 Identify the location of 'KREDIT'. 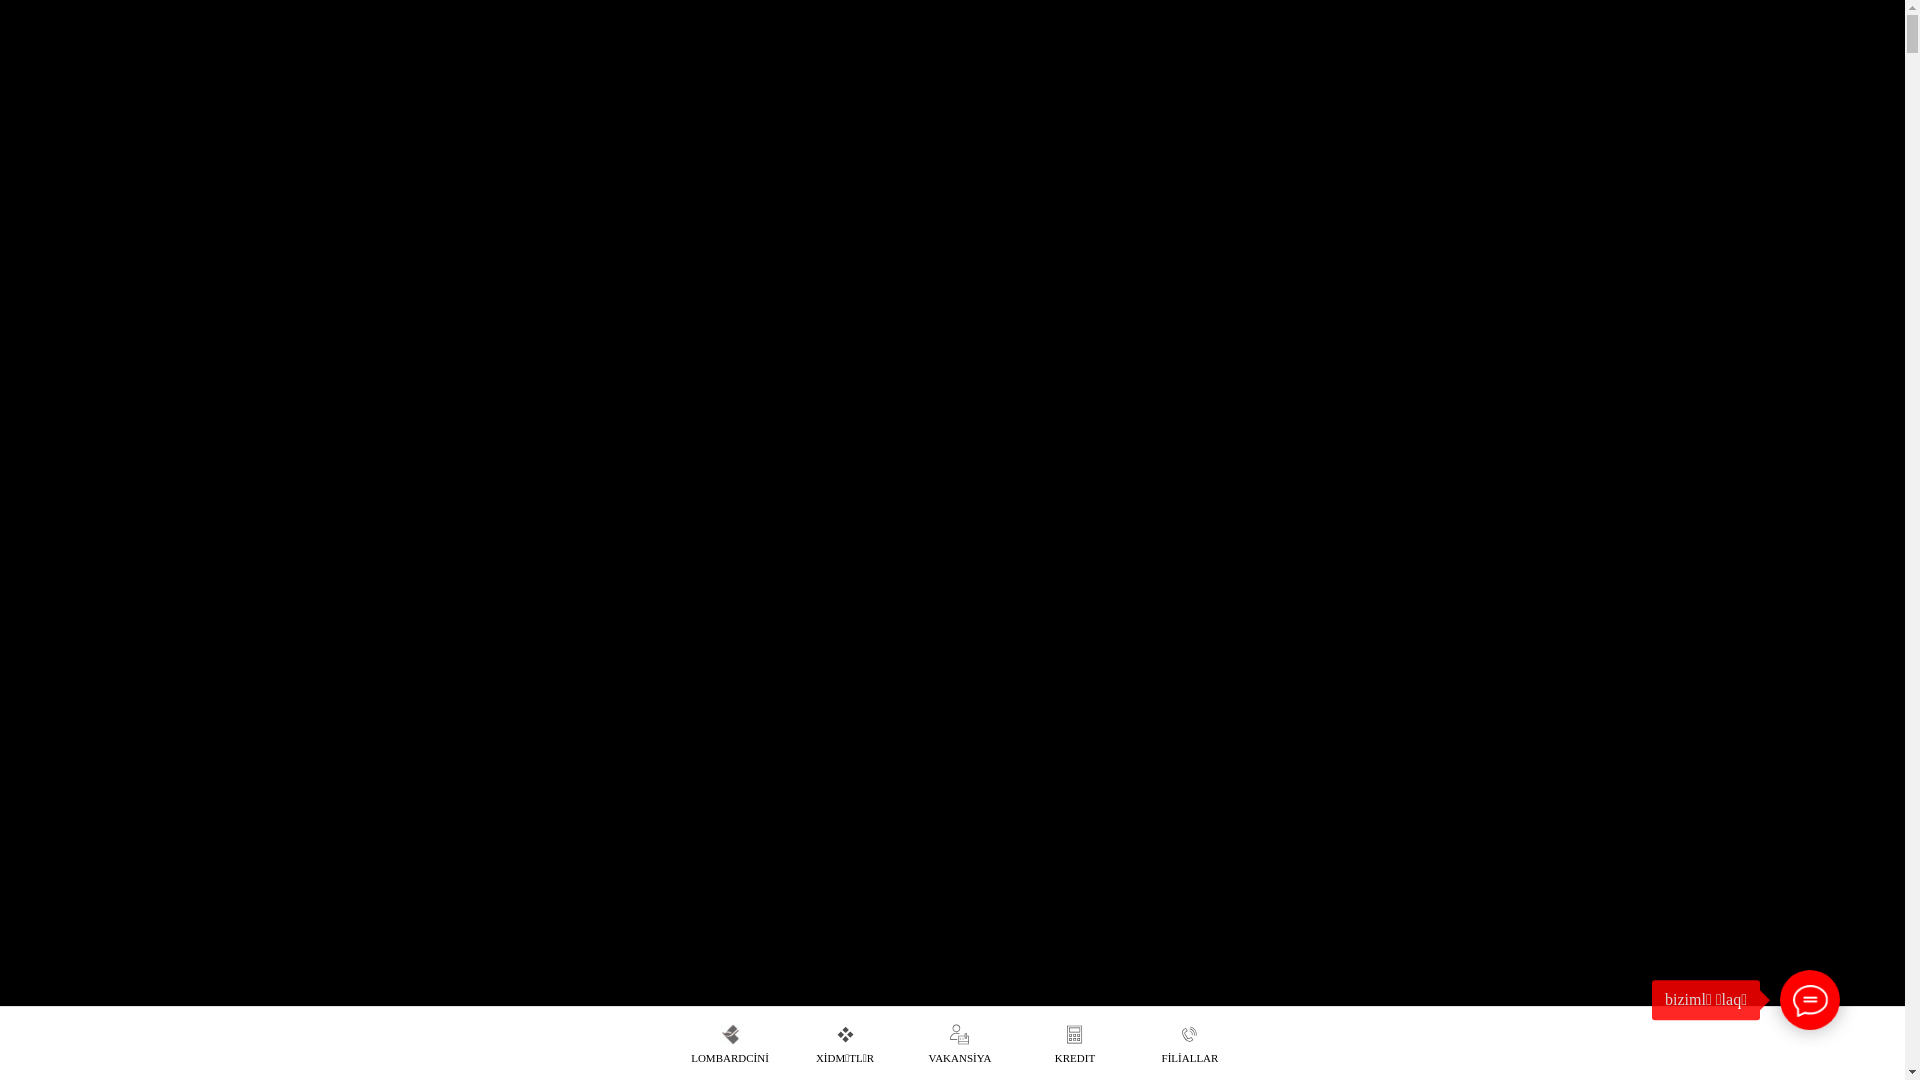
(1074, 1043).